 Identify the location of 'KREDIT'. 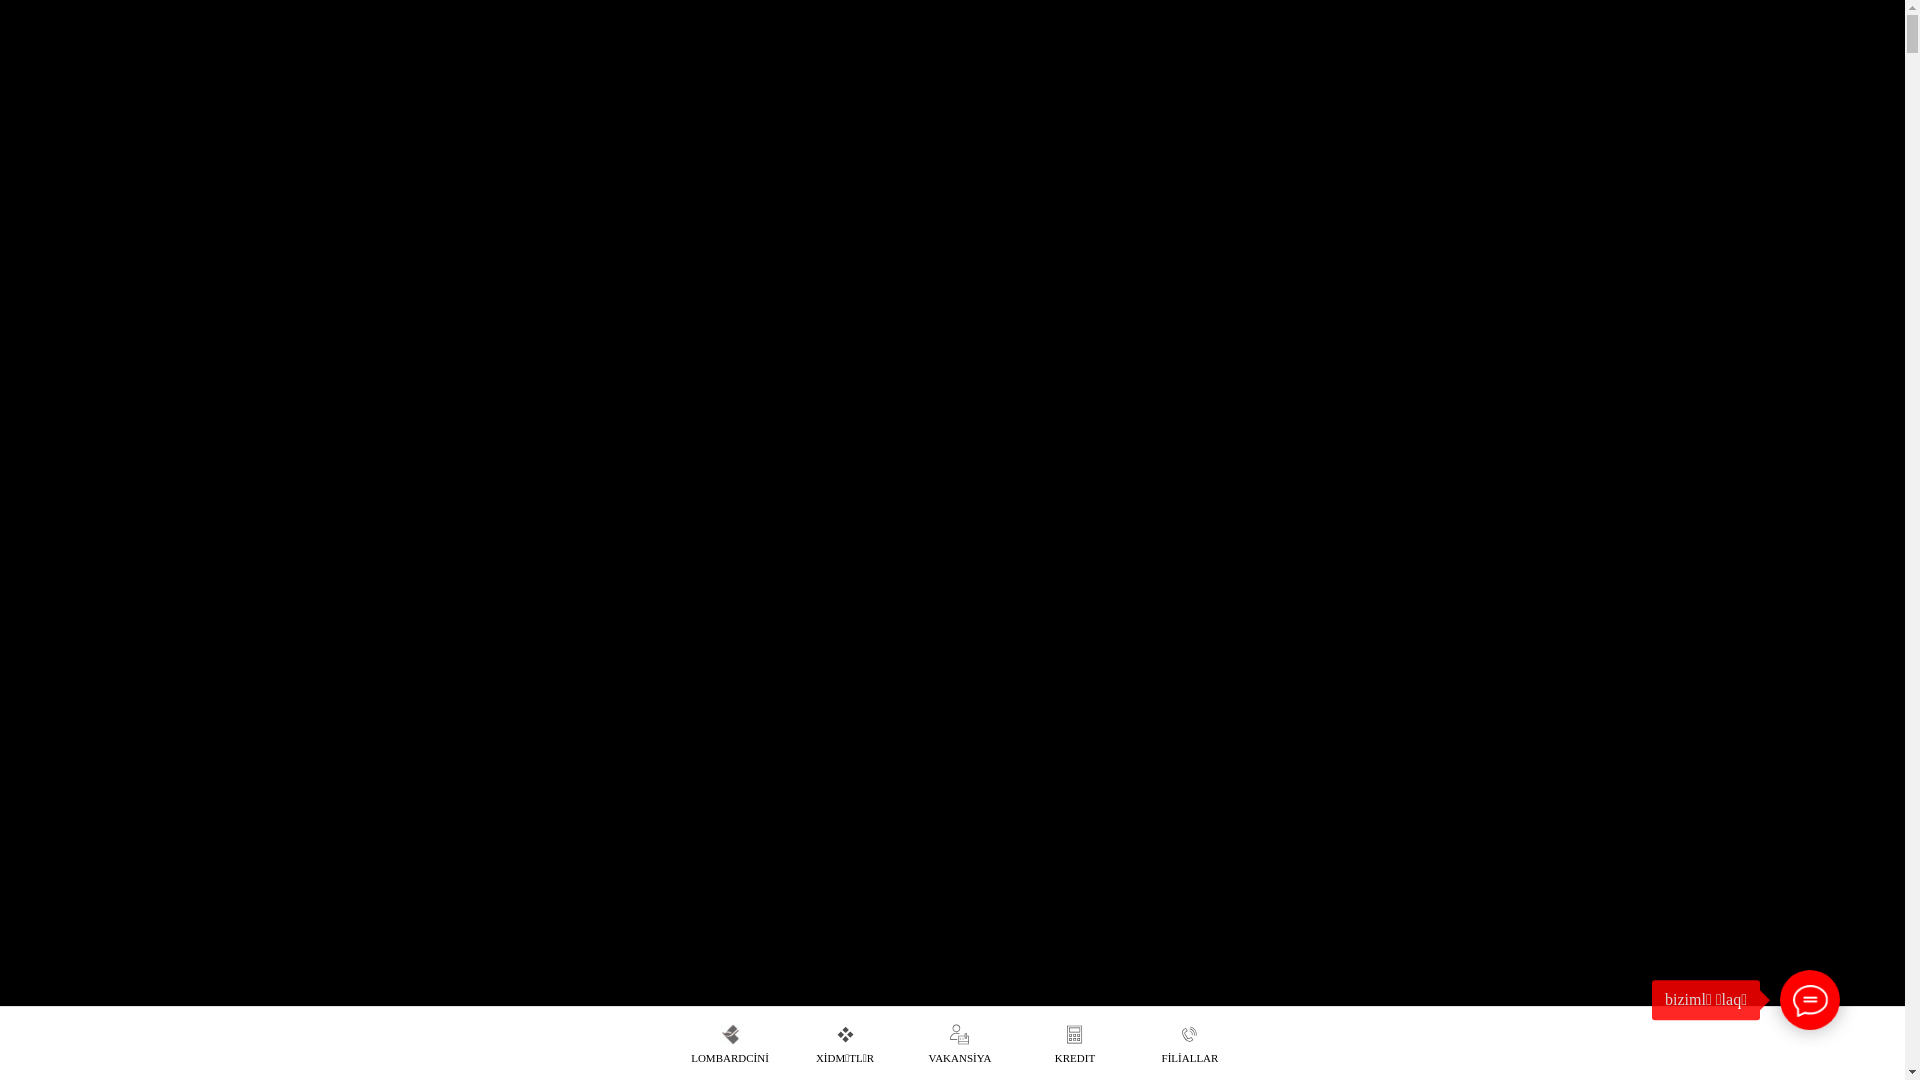
(1074, 1043).